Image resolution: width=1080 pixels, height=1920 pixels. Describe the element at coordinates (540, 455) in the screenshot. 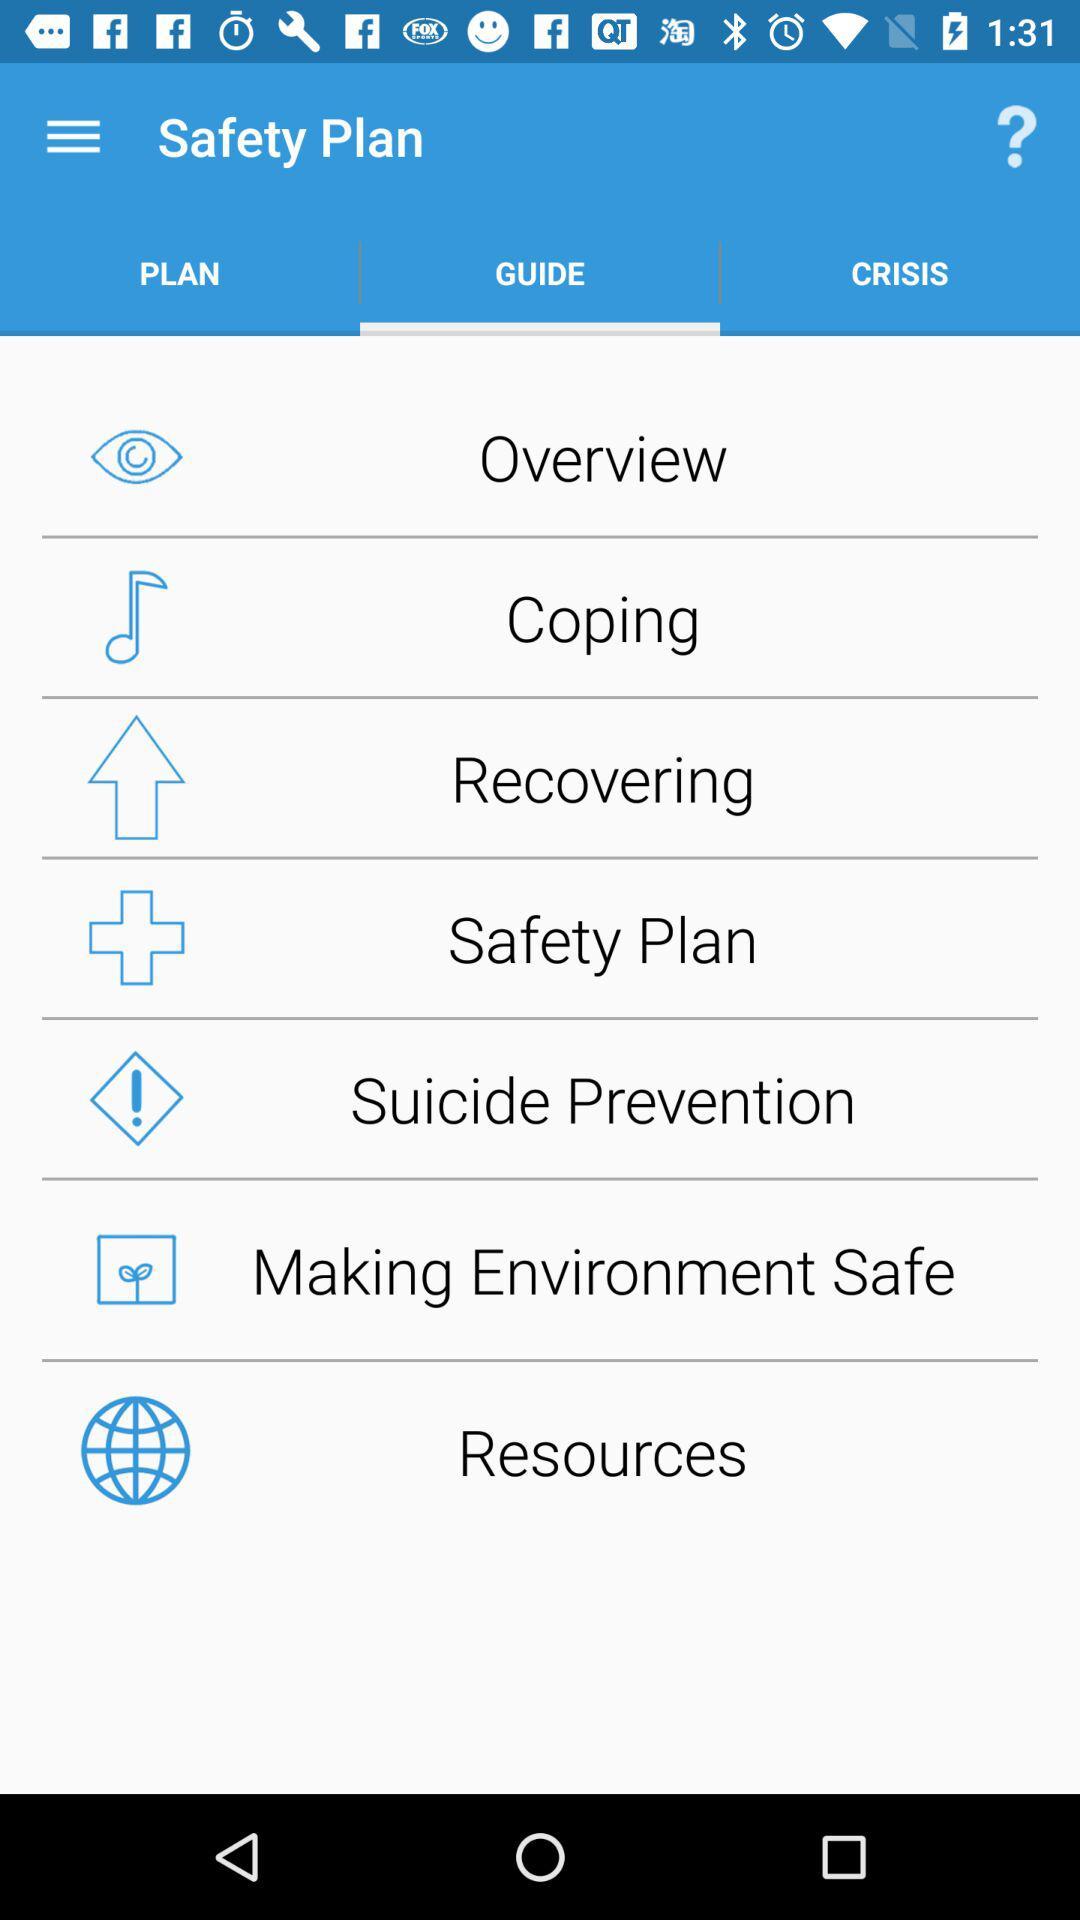

I see `the overview button` at that location.